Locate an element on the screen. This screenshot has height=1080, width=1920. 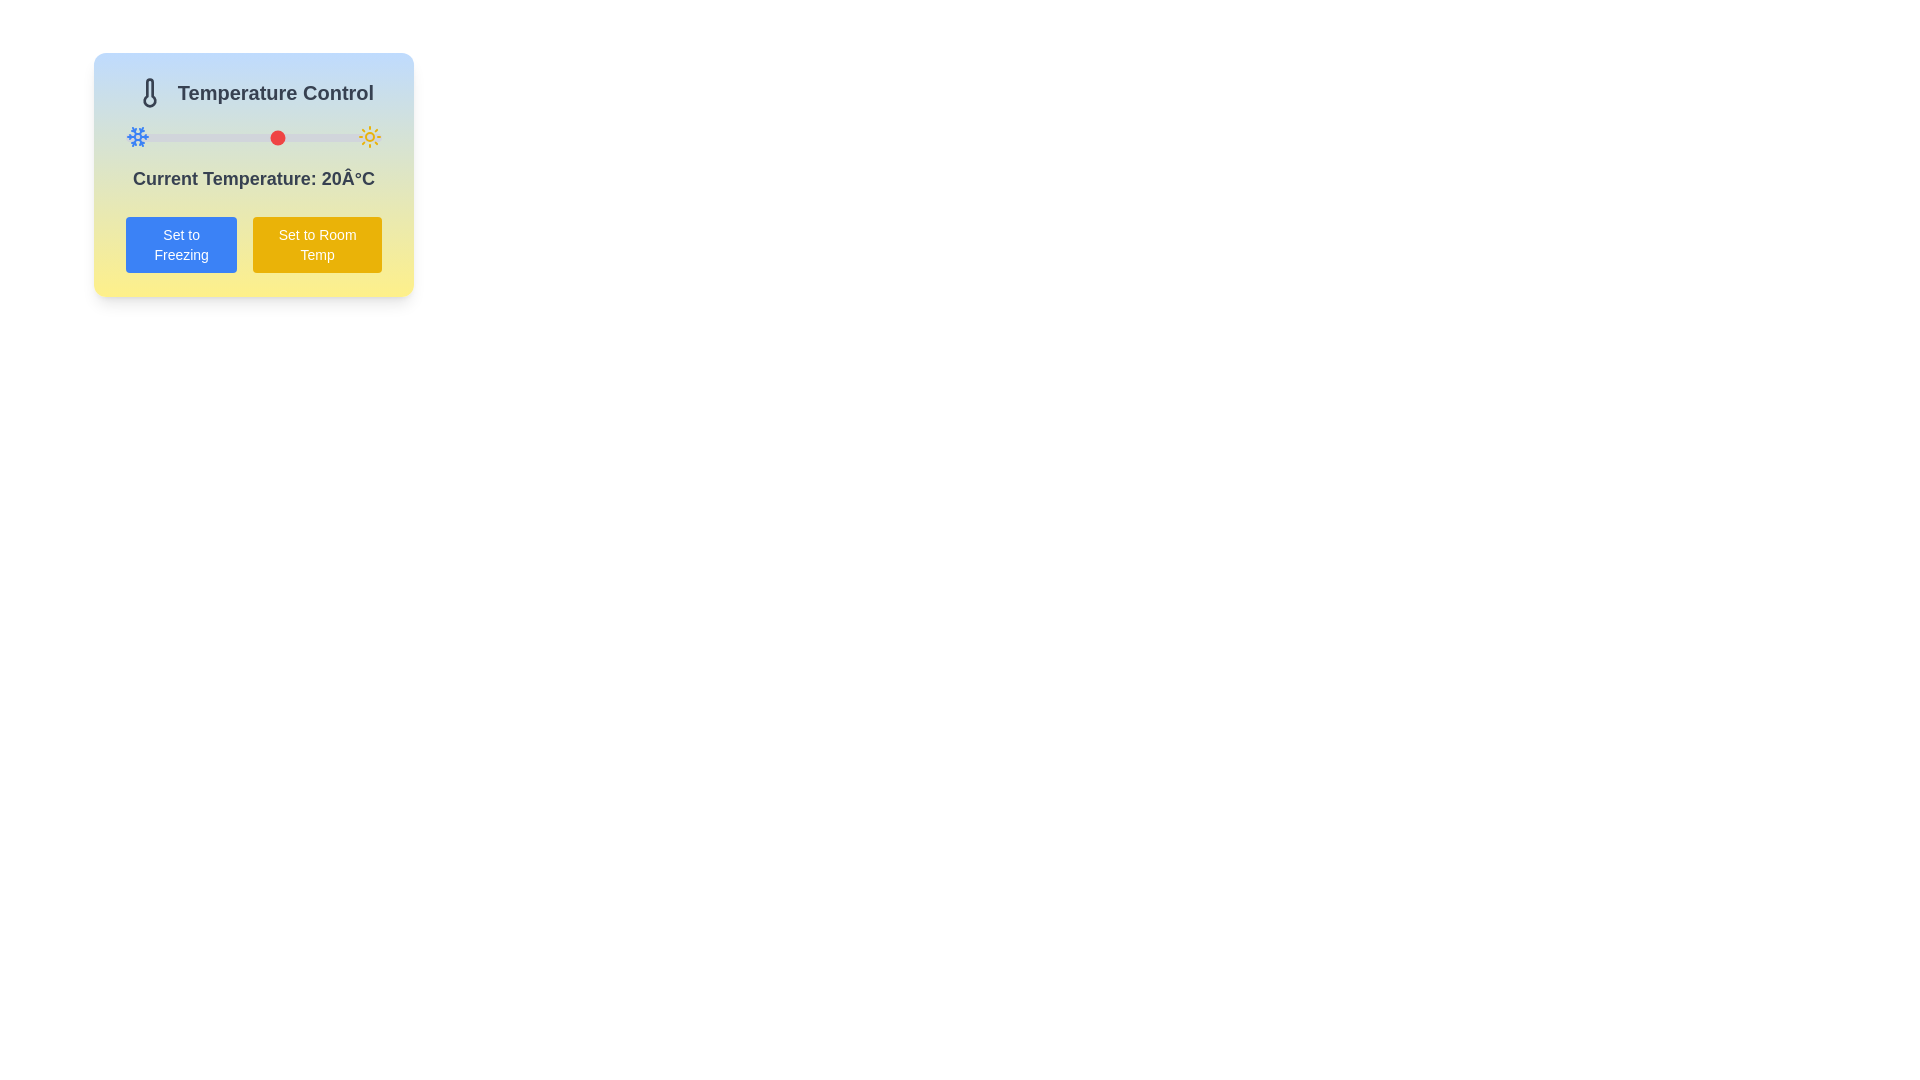
the yellow button labeled 'Set to Room Temp' is located at coordinates (316, 244).